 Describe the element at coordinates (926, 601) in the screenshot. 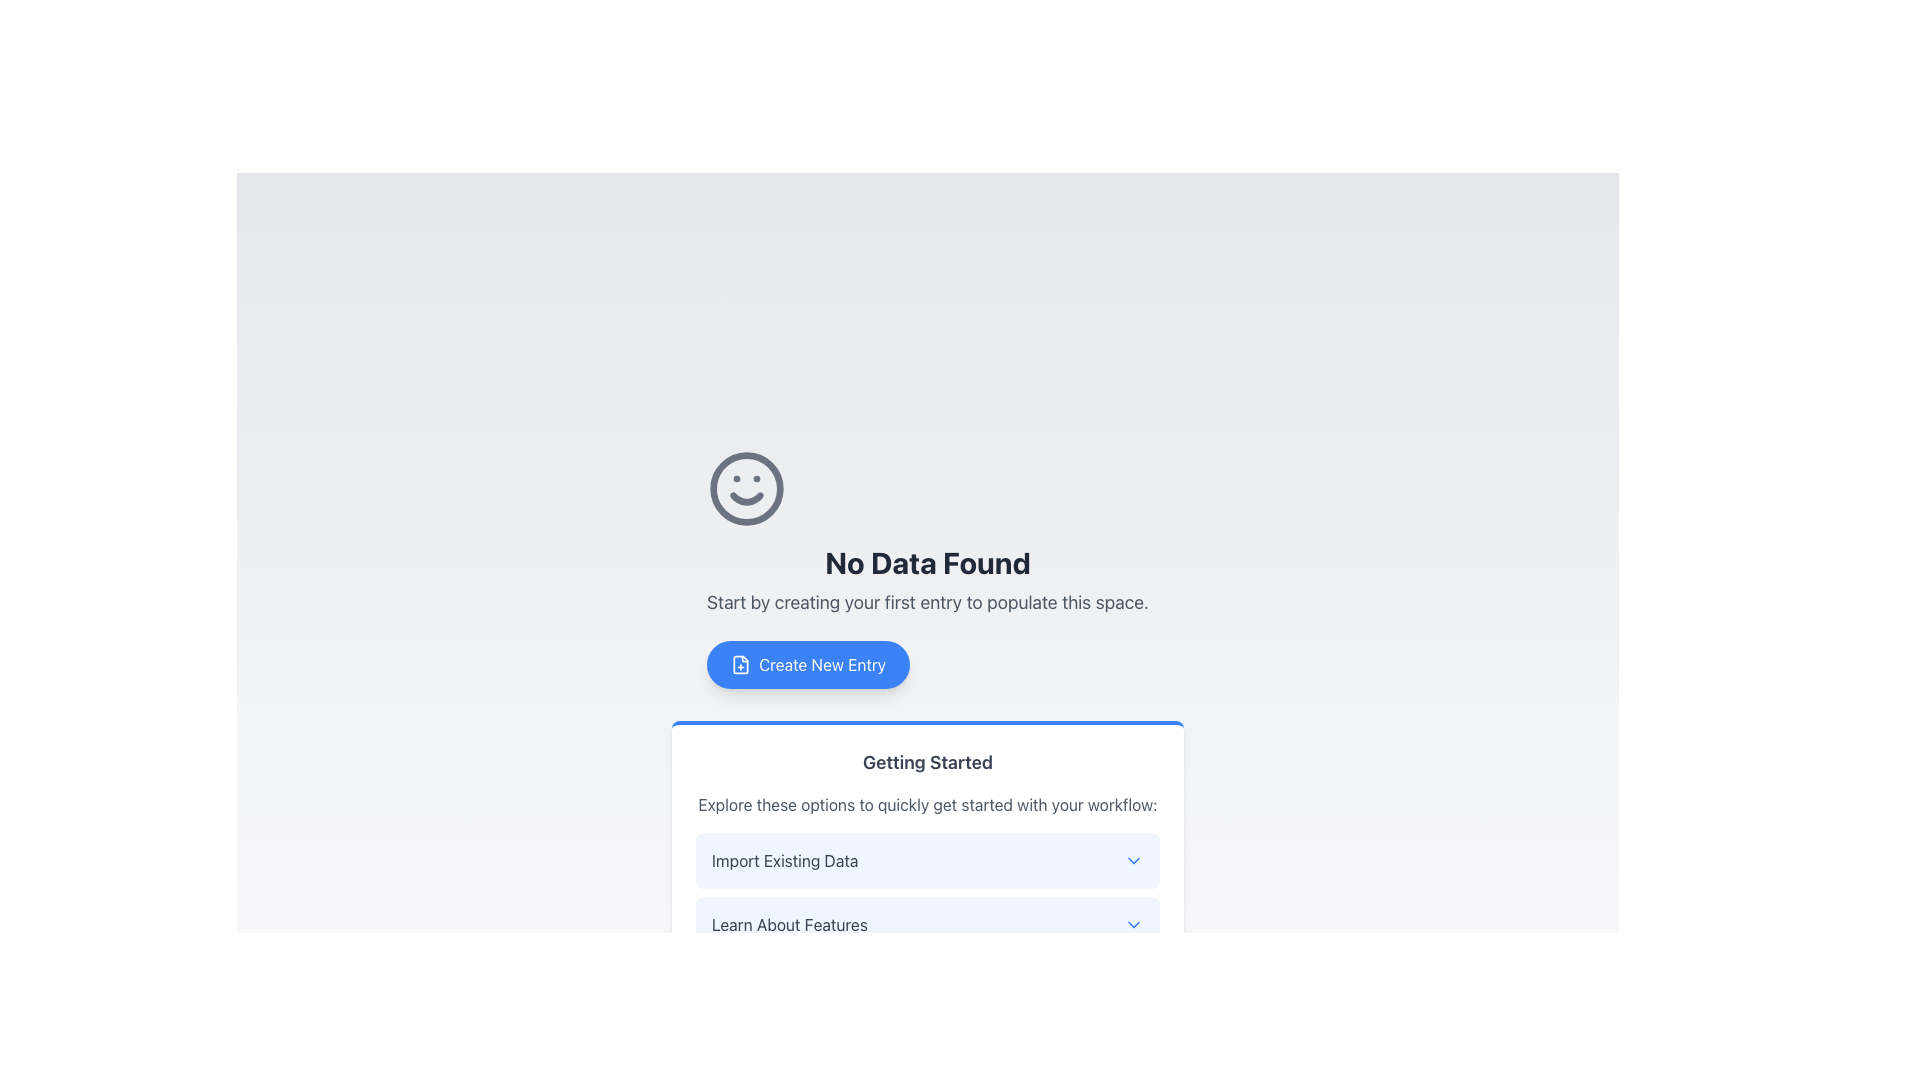

I see `the static text element displaying the message 'Start by creating your first entry to populate this space.', which is positioned centrally below the title 'No Data Found'` at that location.